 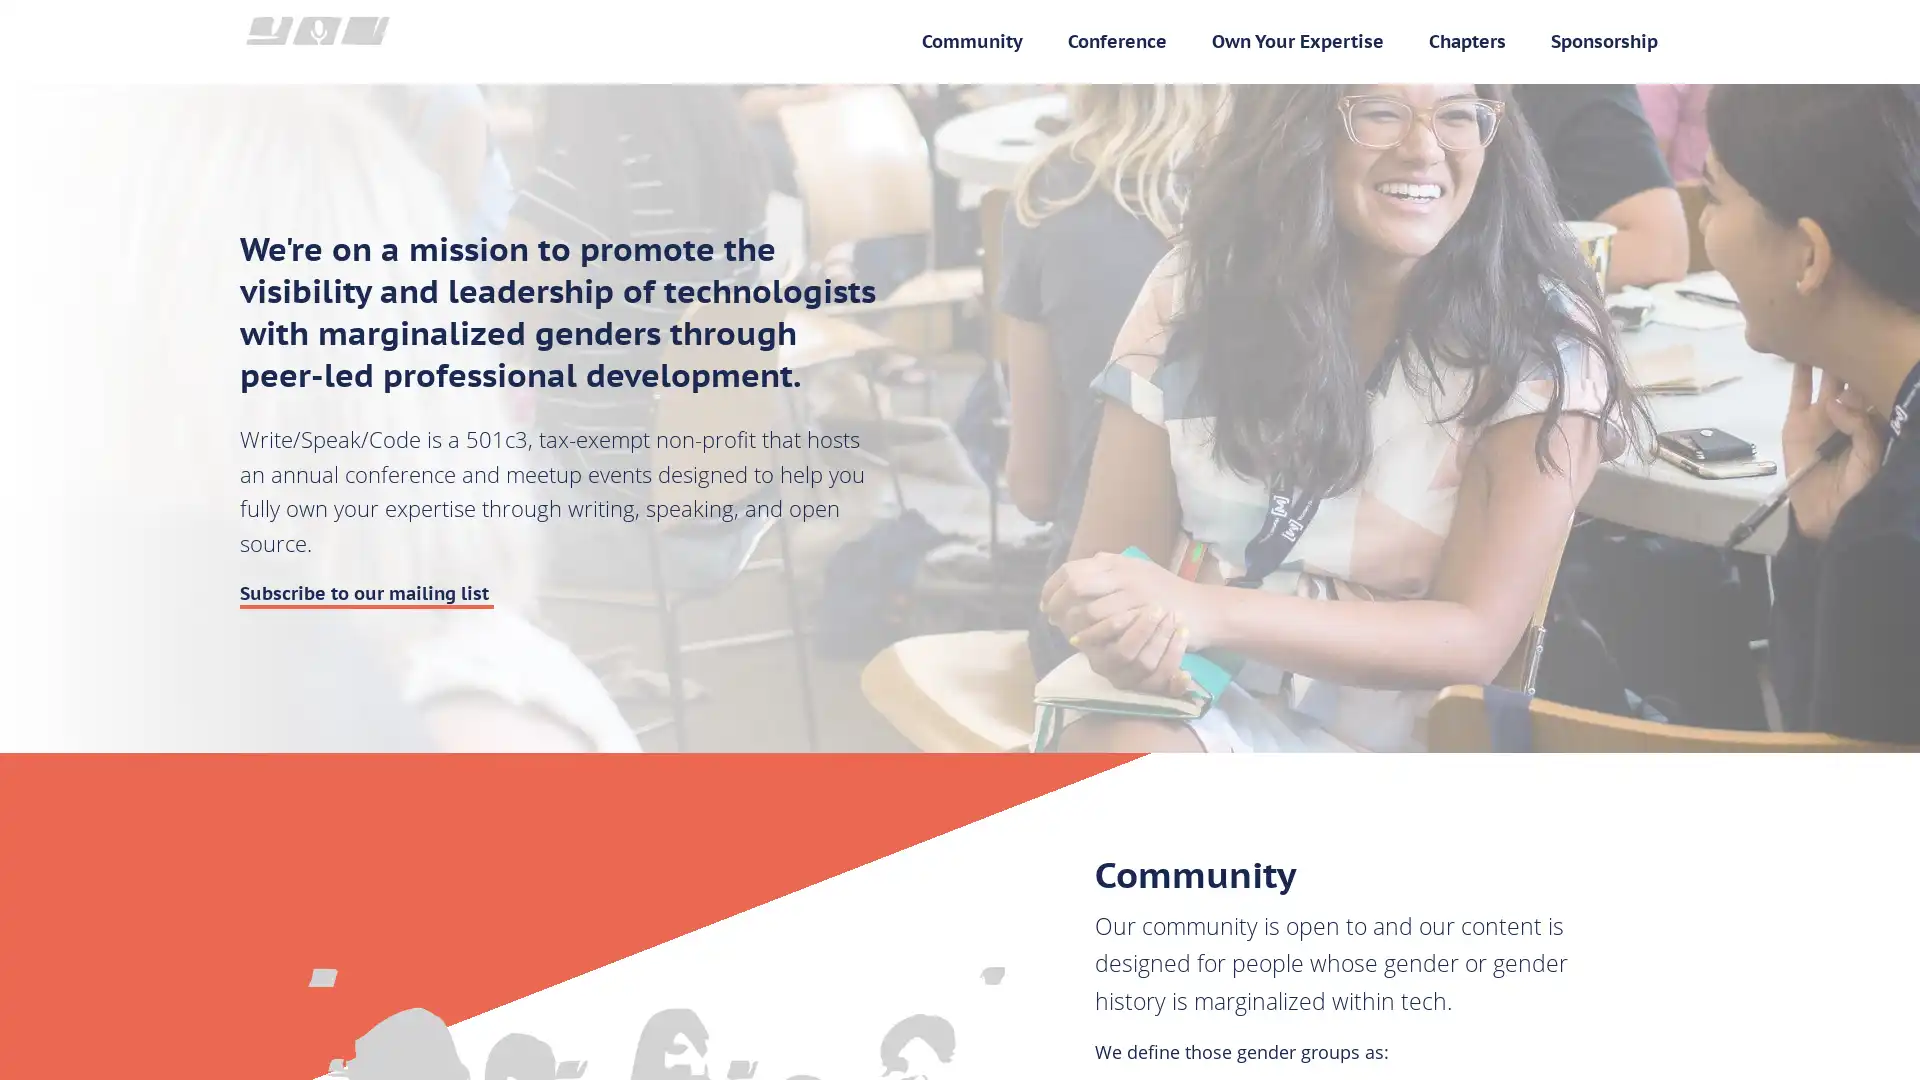 What do you see at coordinates (971, 41) in the screenshot?
I see `Community` at bounding box center [971, 41].